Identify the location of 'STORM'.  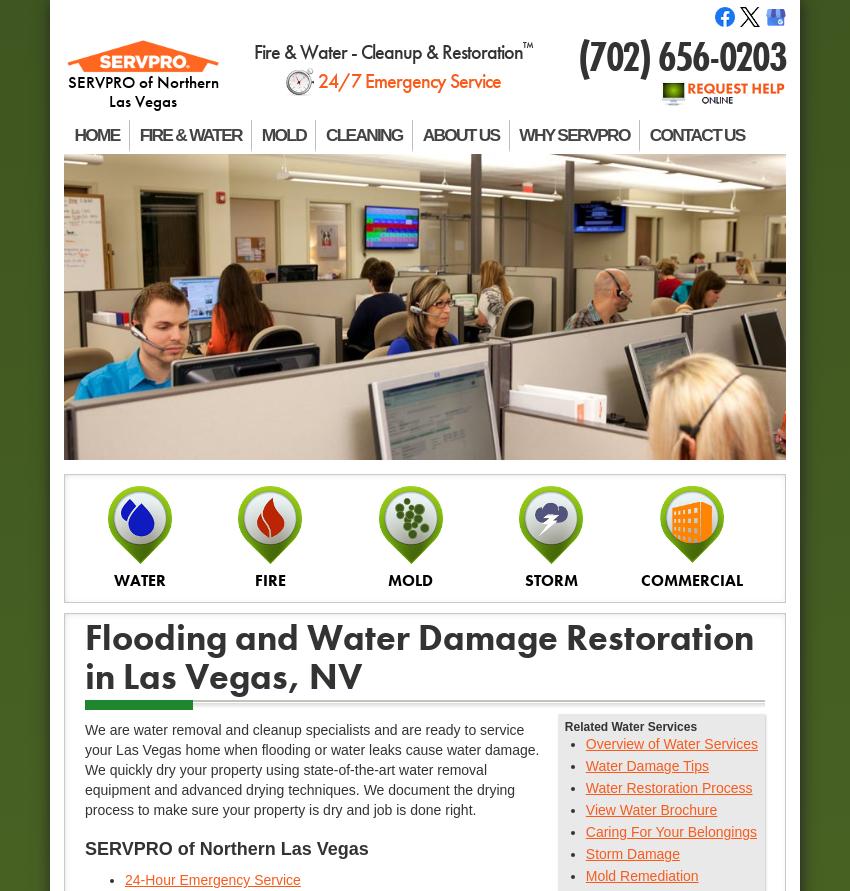
(549, 579).